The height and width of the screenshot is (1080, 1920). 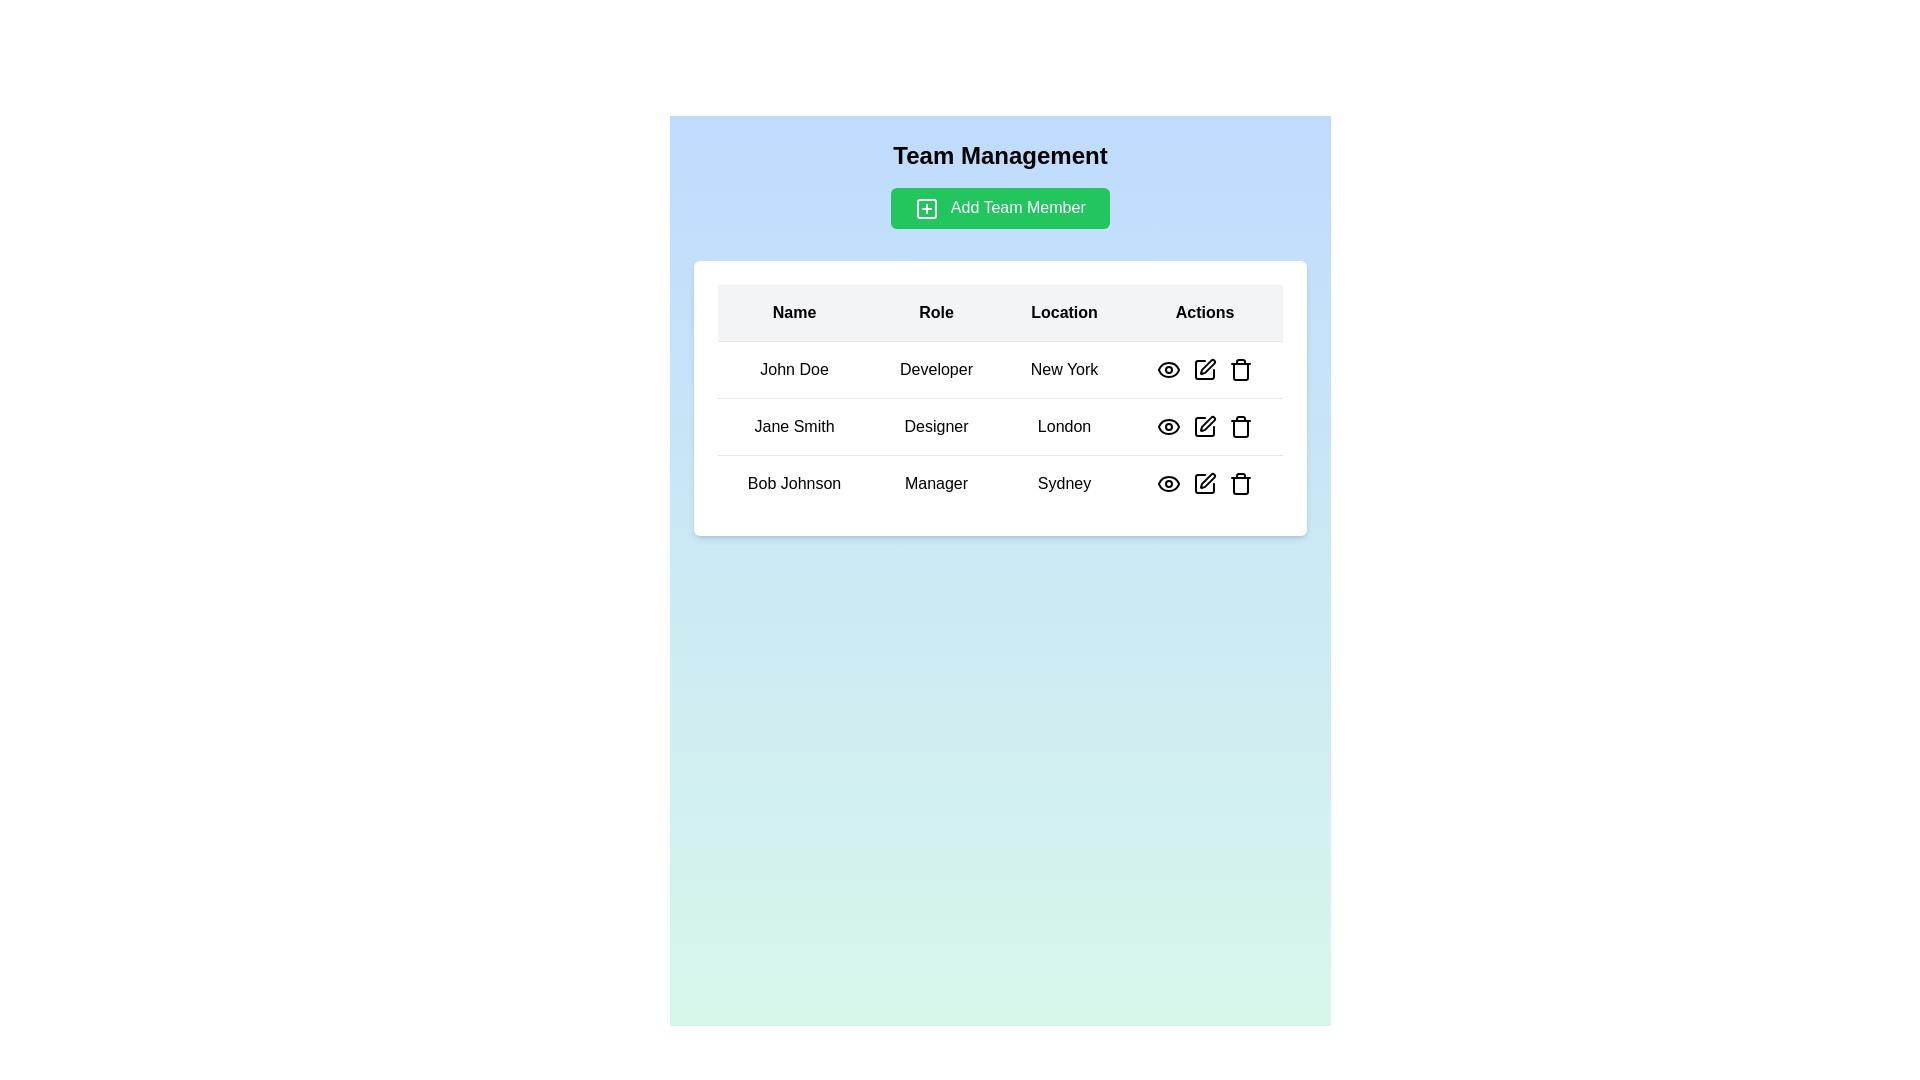 What do you see at coordinates (1207, 366) in the screenshot?
I see `the Edit pen icon in the Actions column of the first row` at bounding box center [1207, 366].